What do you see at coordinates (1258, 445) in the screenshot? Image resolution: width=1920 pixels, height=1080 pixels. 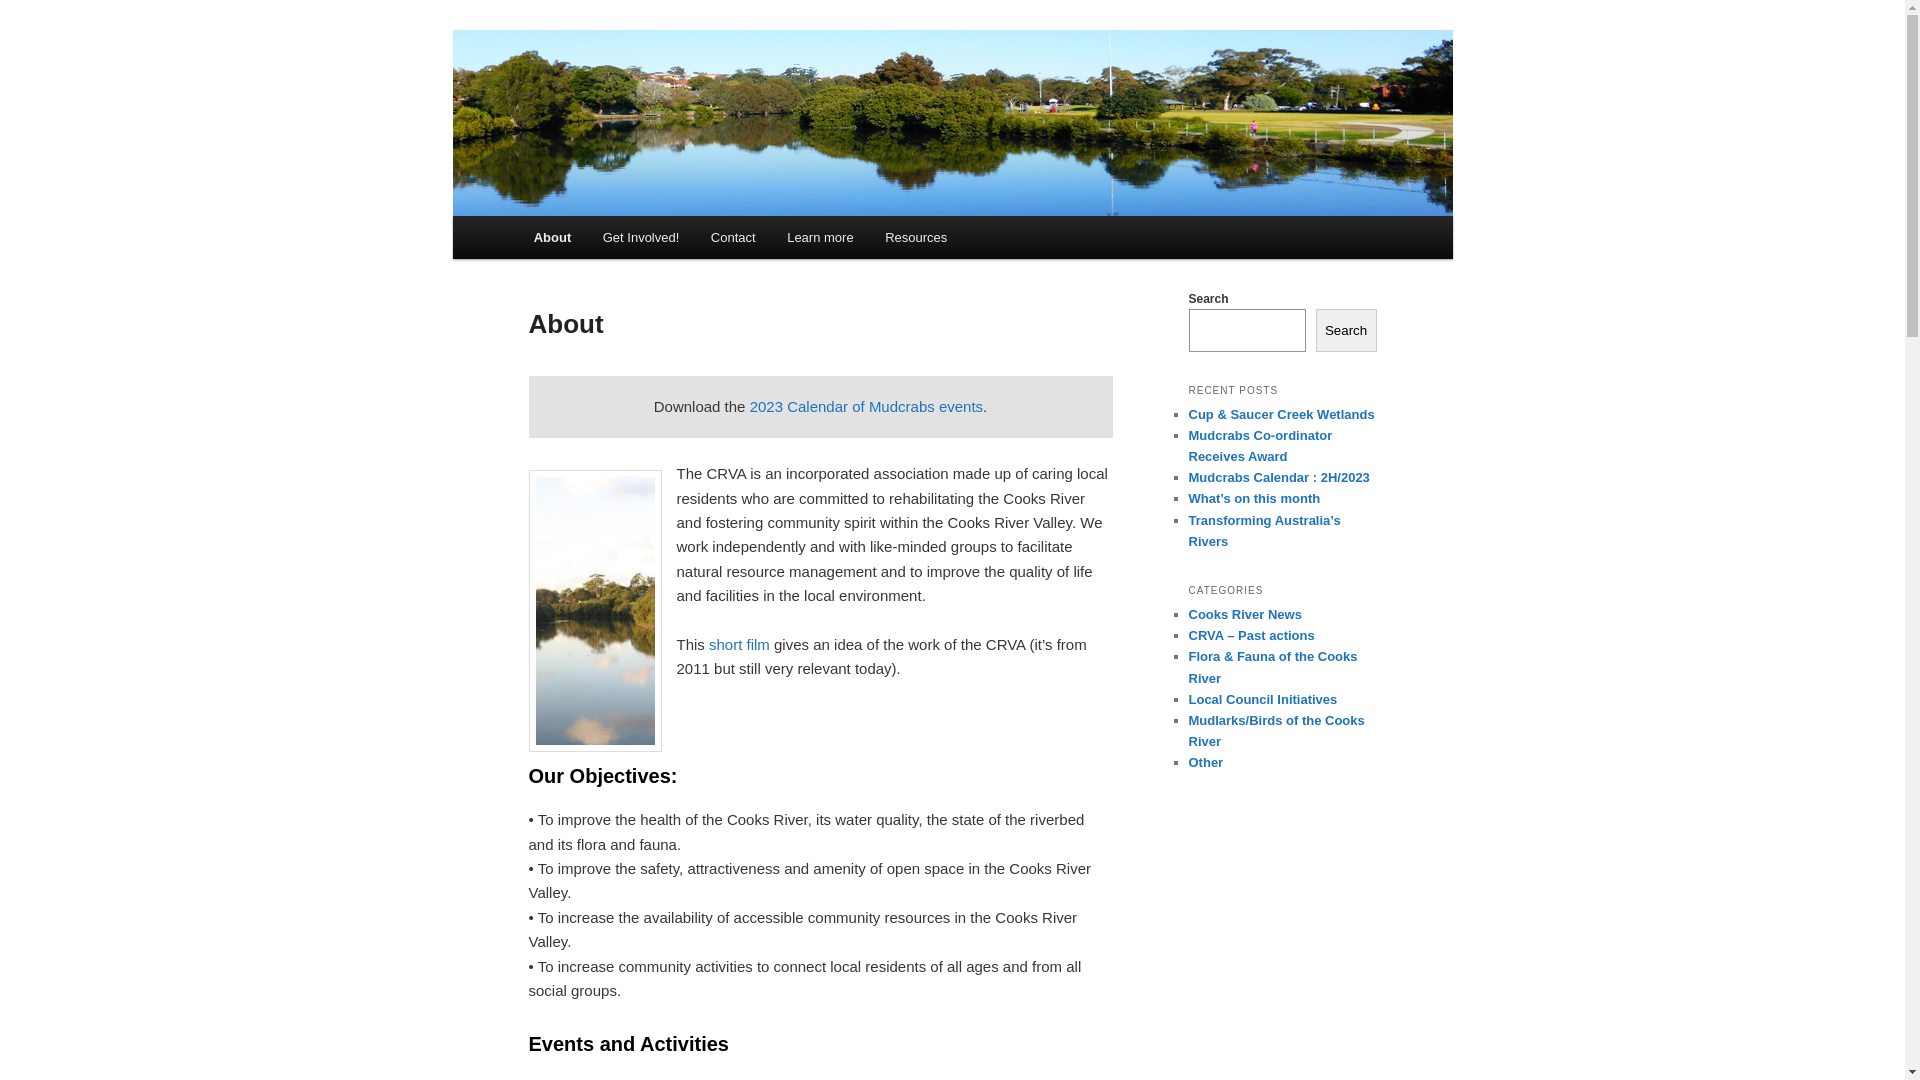 I see `'Mudcrabs Co-ordinator Receives Award'` at bounding box center [1258, 445].